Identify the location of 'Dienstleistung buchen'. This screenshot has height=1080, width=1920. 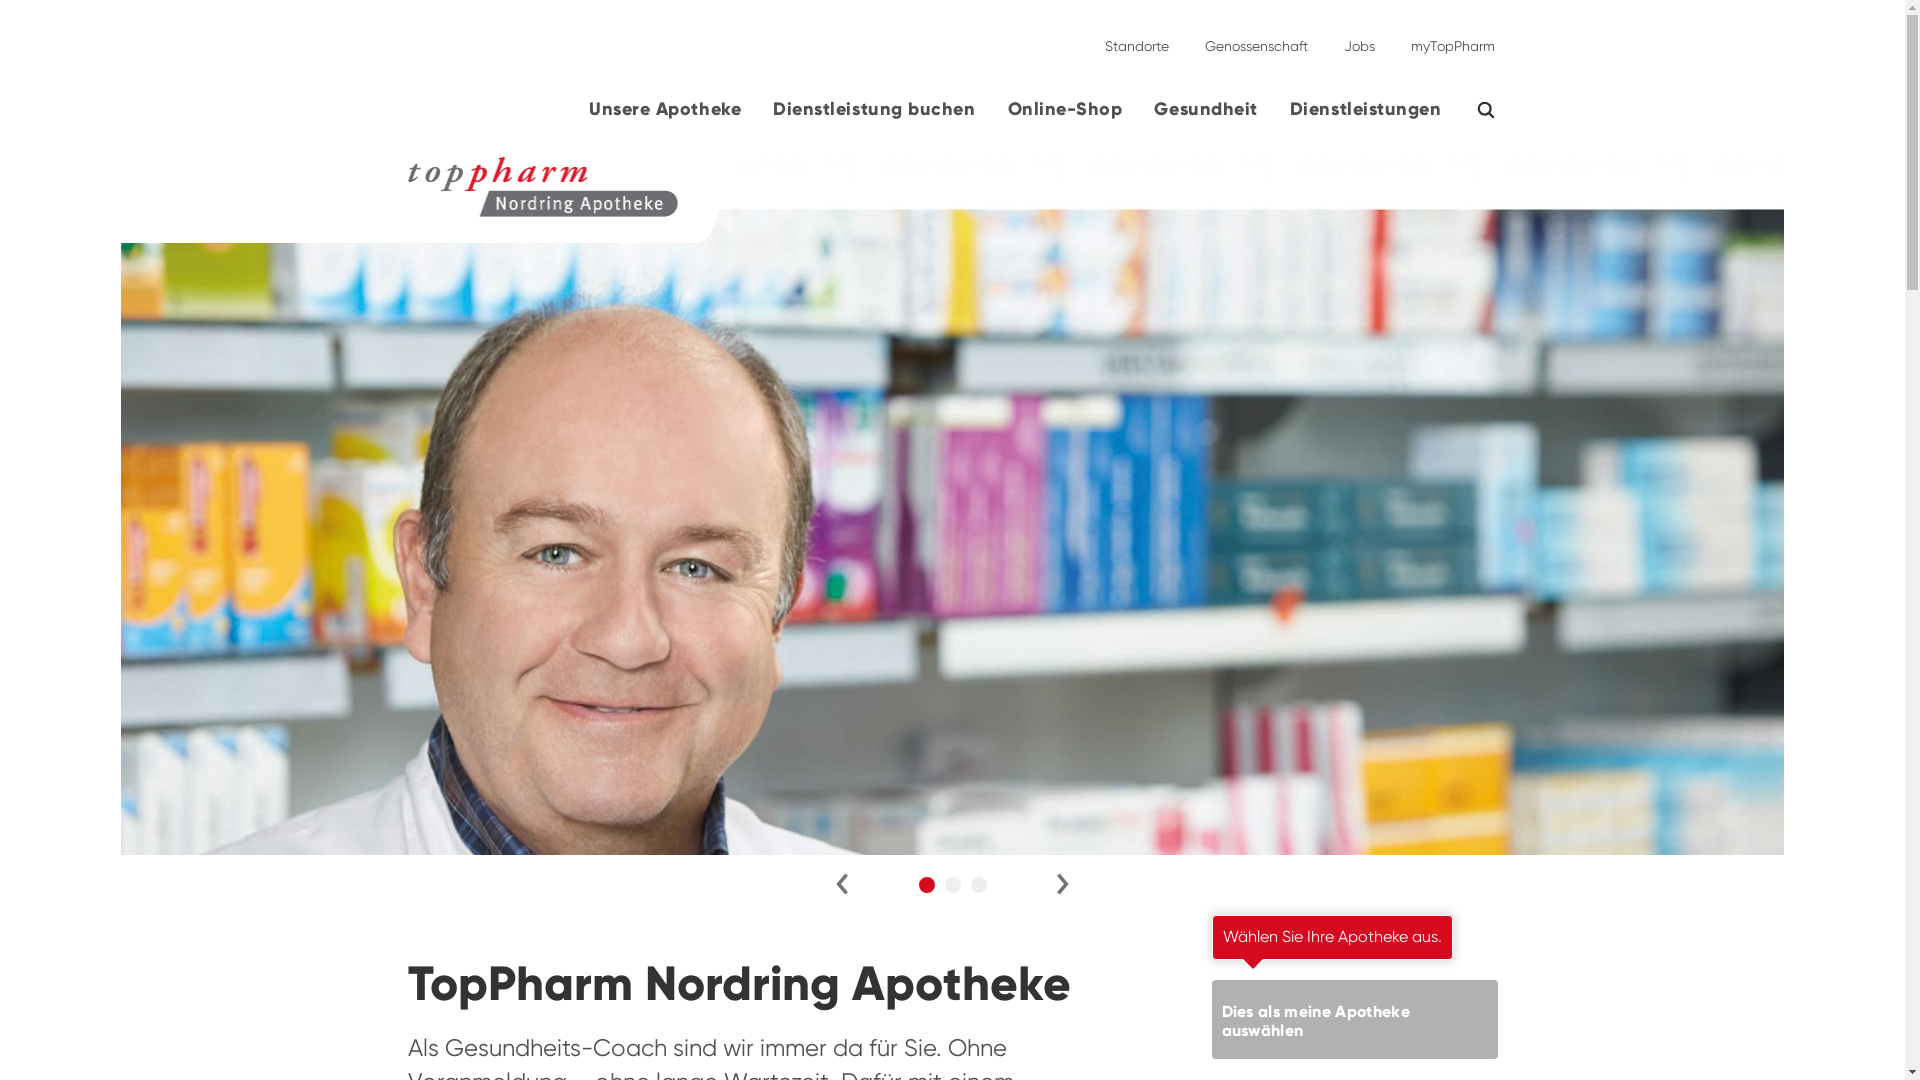
(873, 116).